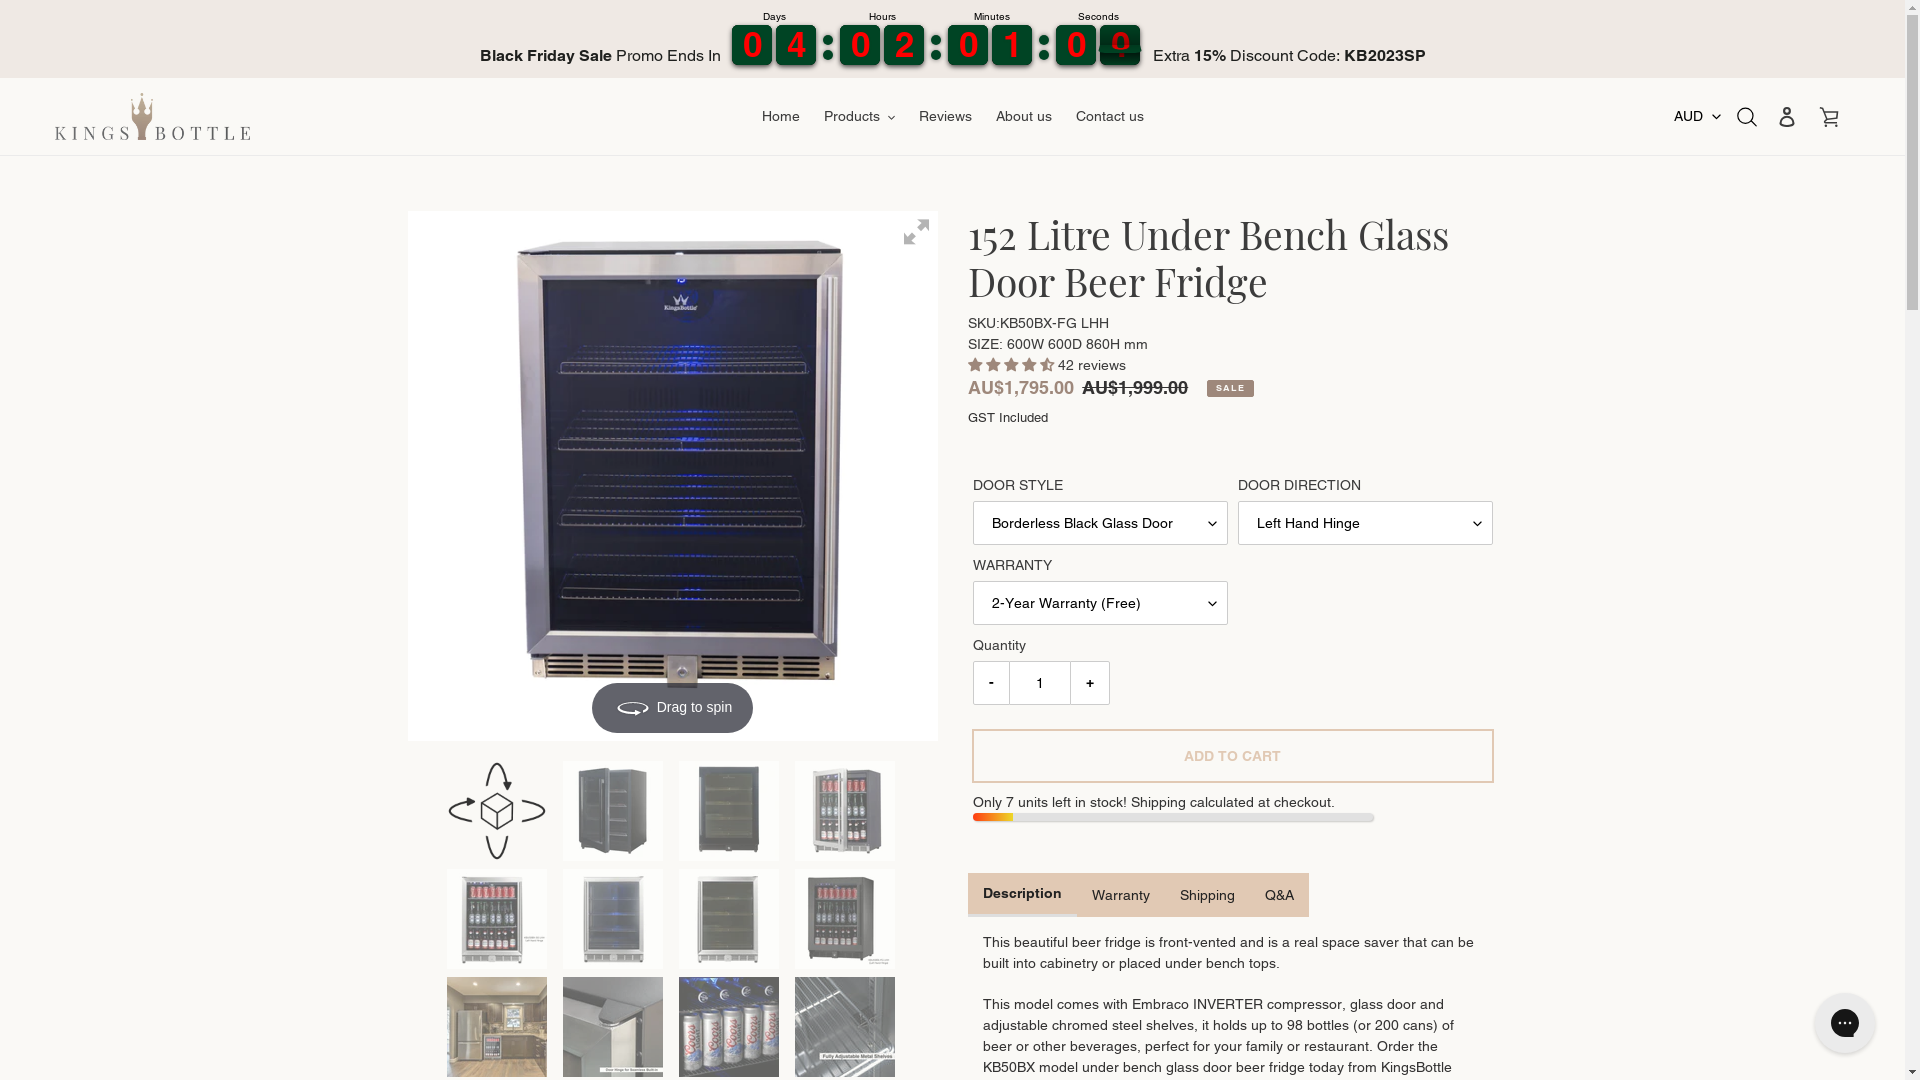 Image resolution: width=1920 pixels, height=1080 pixels. Describe the element at coordinates (795, 45) in the screenshot. I see `'3` at that location.